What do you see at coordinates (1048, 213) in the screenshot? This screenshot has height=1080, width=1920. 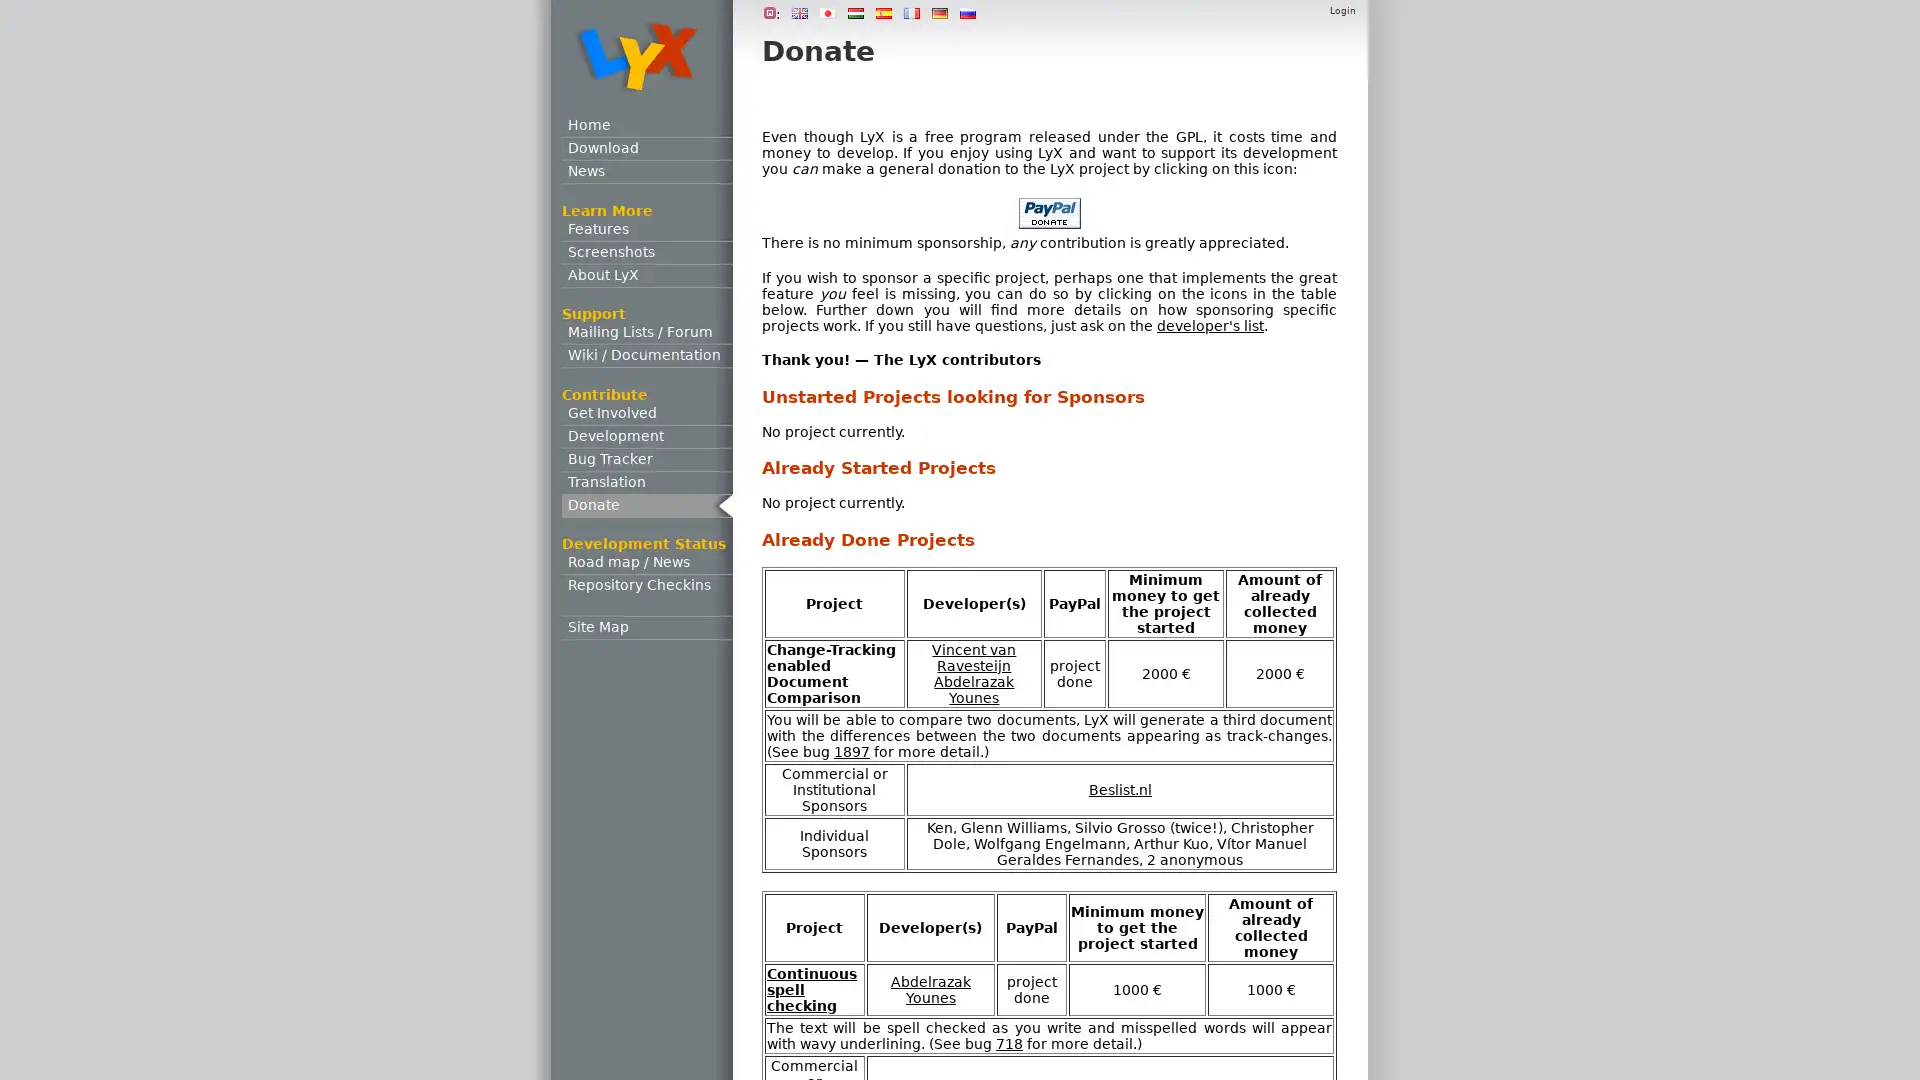 I see `Make payments with PayPal - it's fast, free and secure!` at bounding box center [1048, 213].